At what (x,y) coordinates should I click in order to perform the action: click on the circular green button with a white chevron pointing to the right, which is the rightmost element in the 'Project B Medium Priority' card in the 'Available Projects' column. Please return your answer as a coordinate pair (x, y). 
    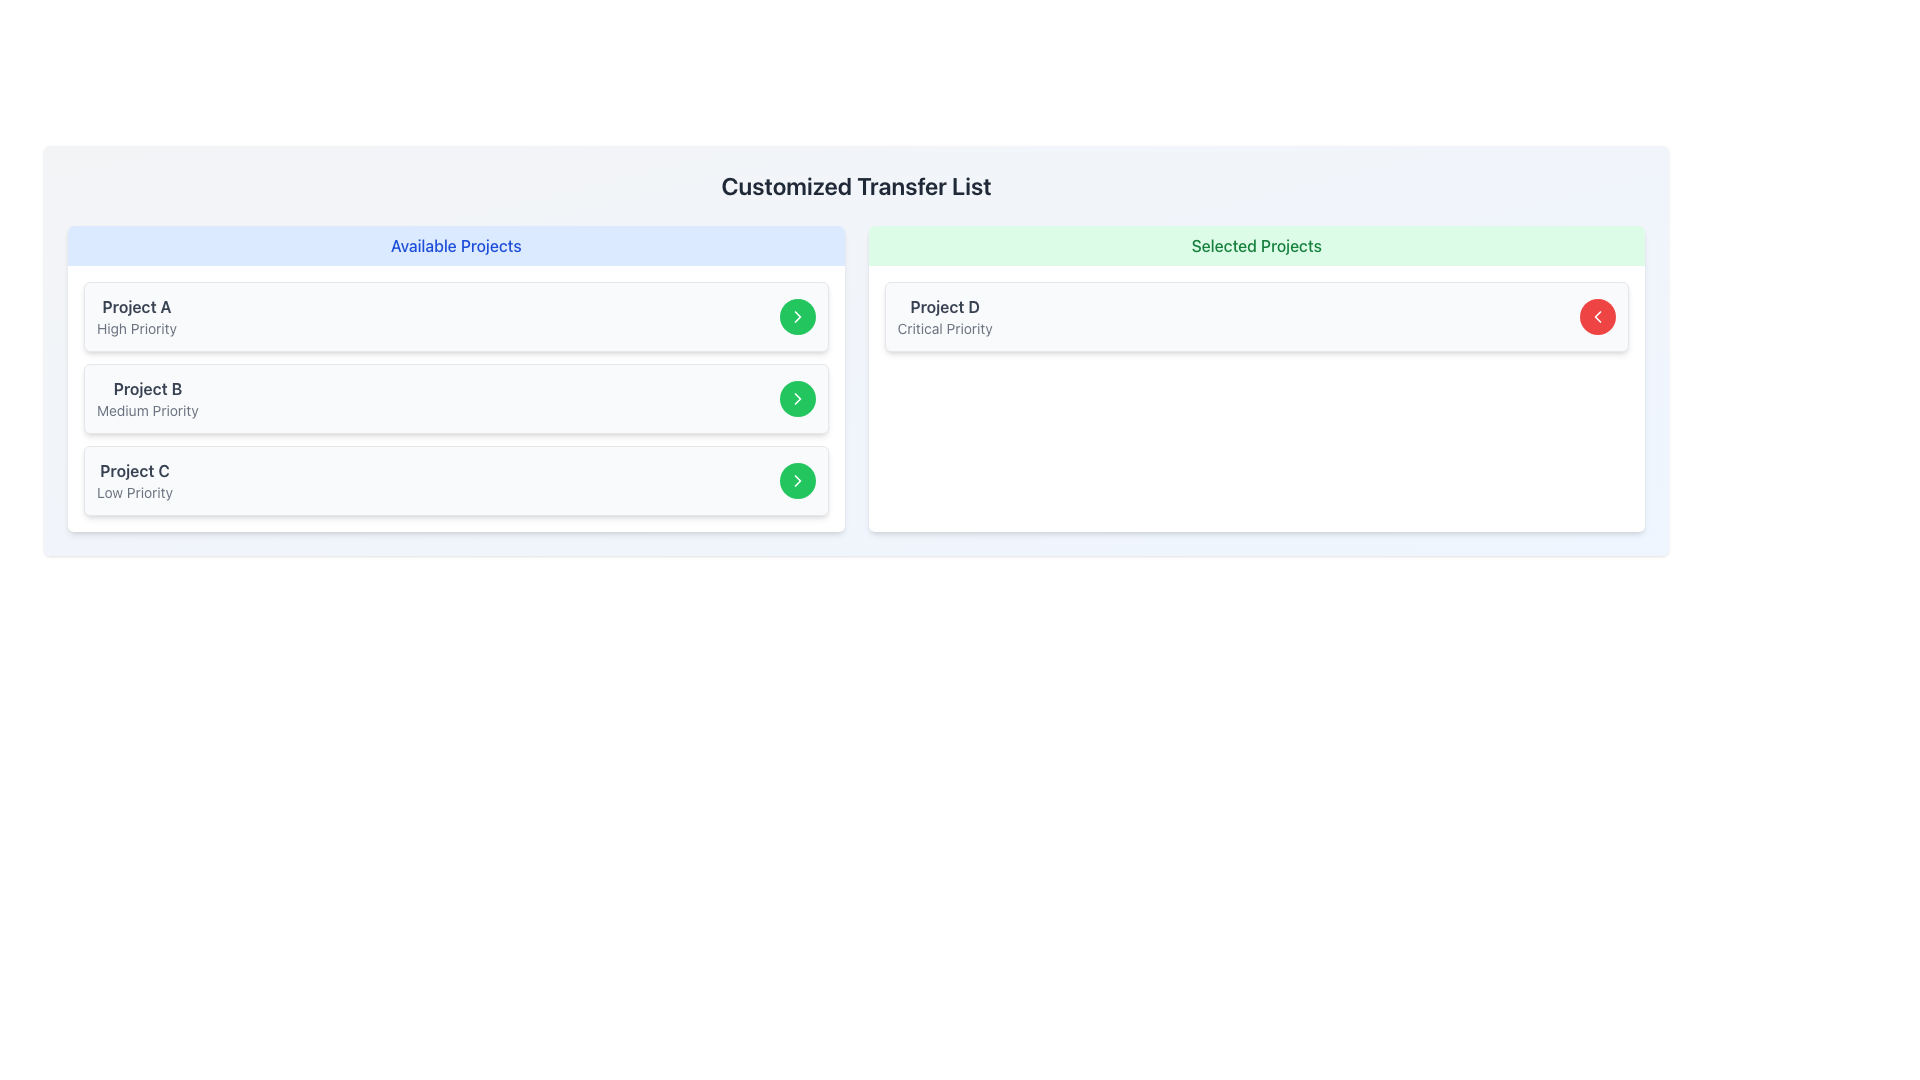
    Looking at the image, I should click on (796, 398).